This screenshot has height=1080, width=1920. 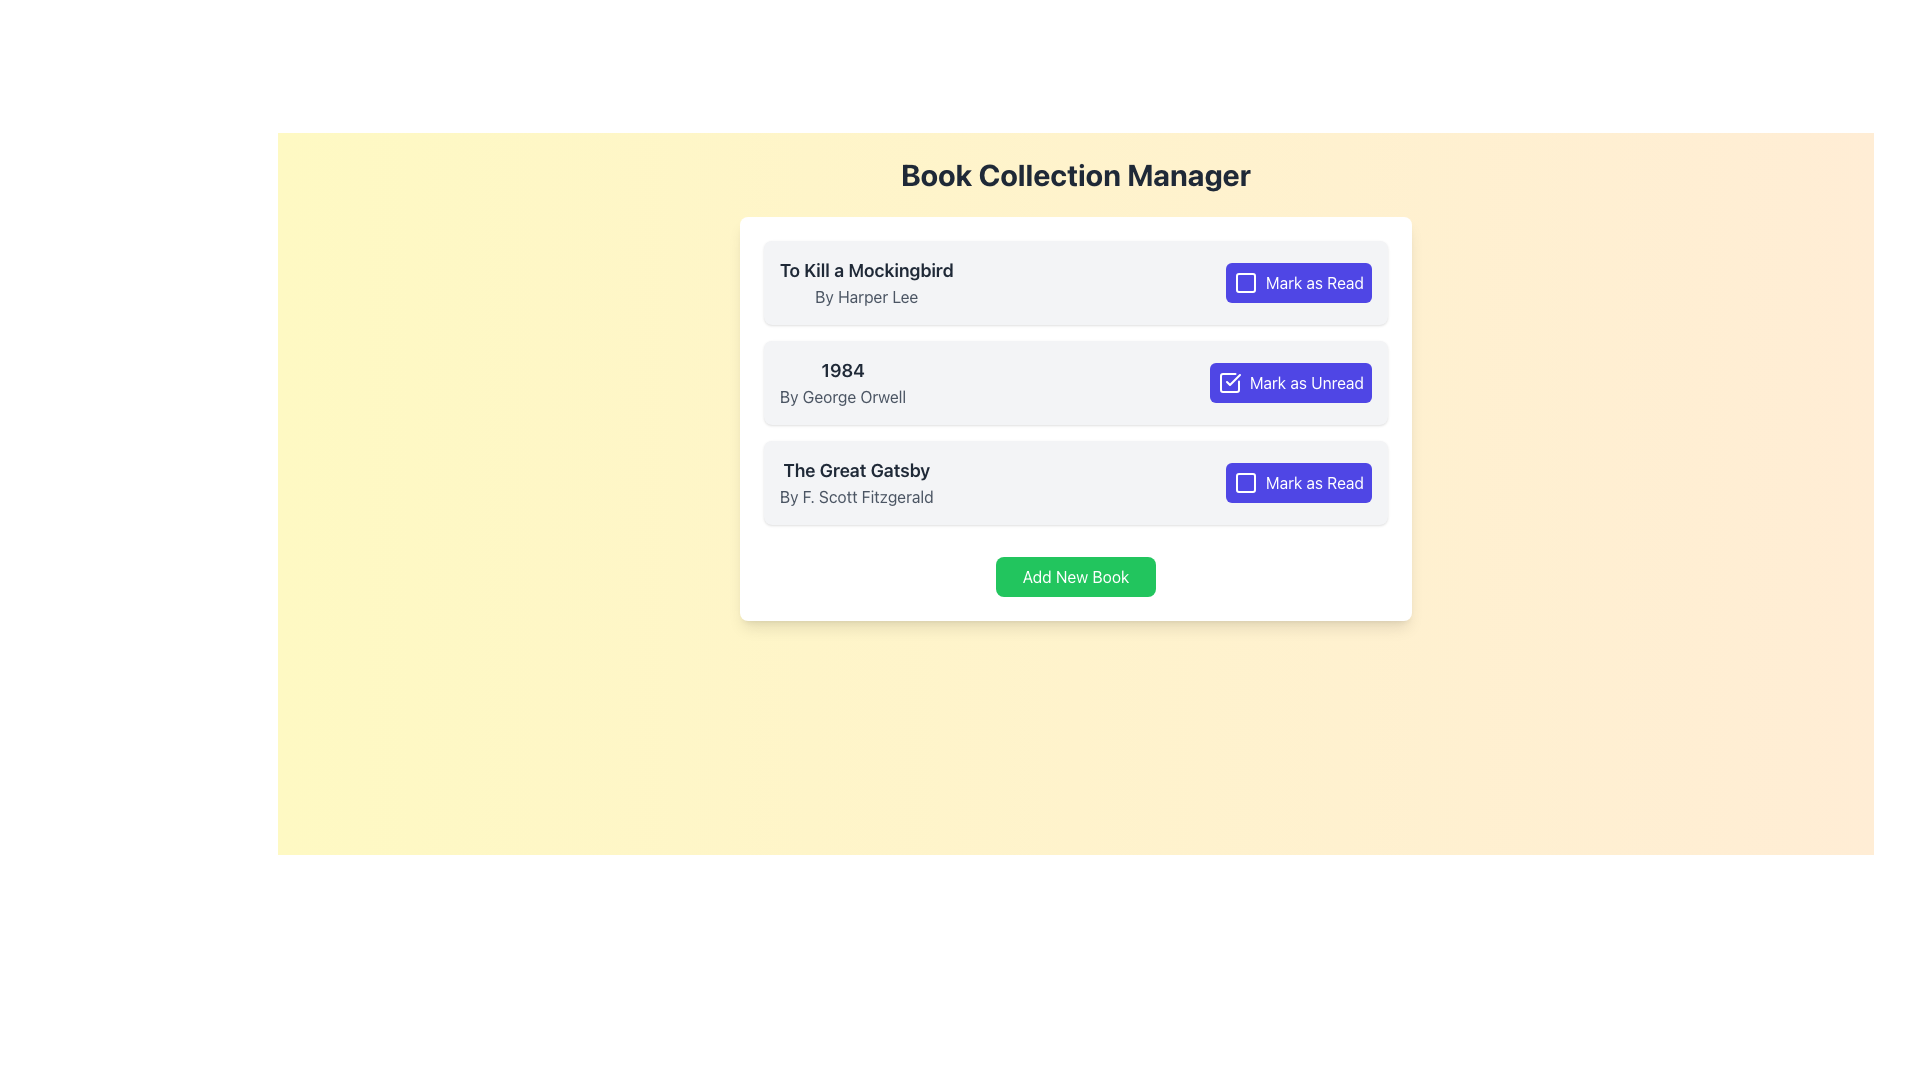 What do you see at coordinates (843, 397) in the screenshot?
I see `the static text label indicating the author of the book '1984', located below the book title in the central section of the interface` at bounding box center [843, 397].